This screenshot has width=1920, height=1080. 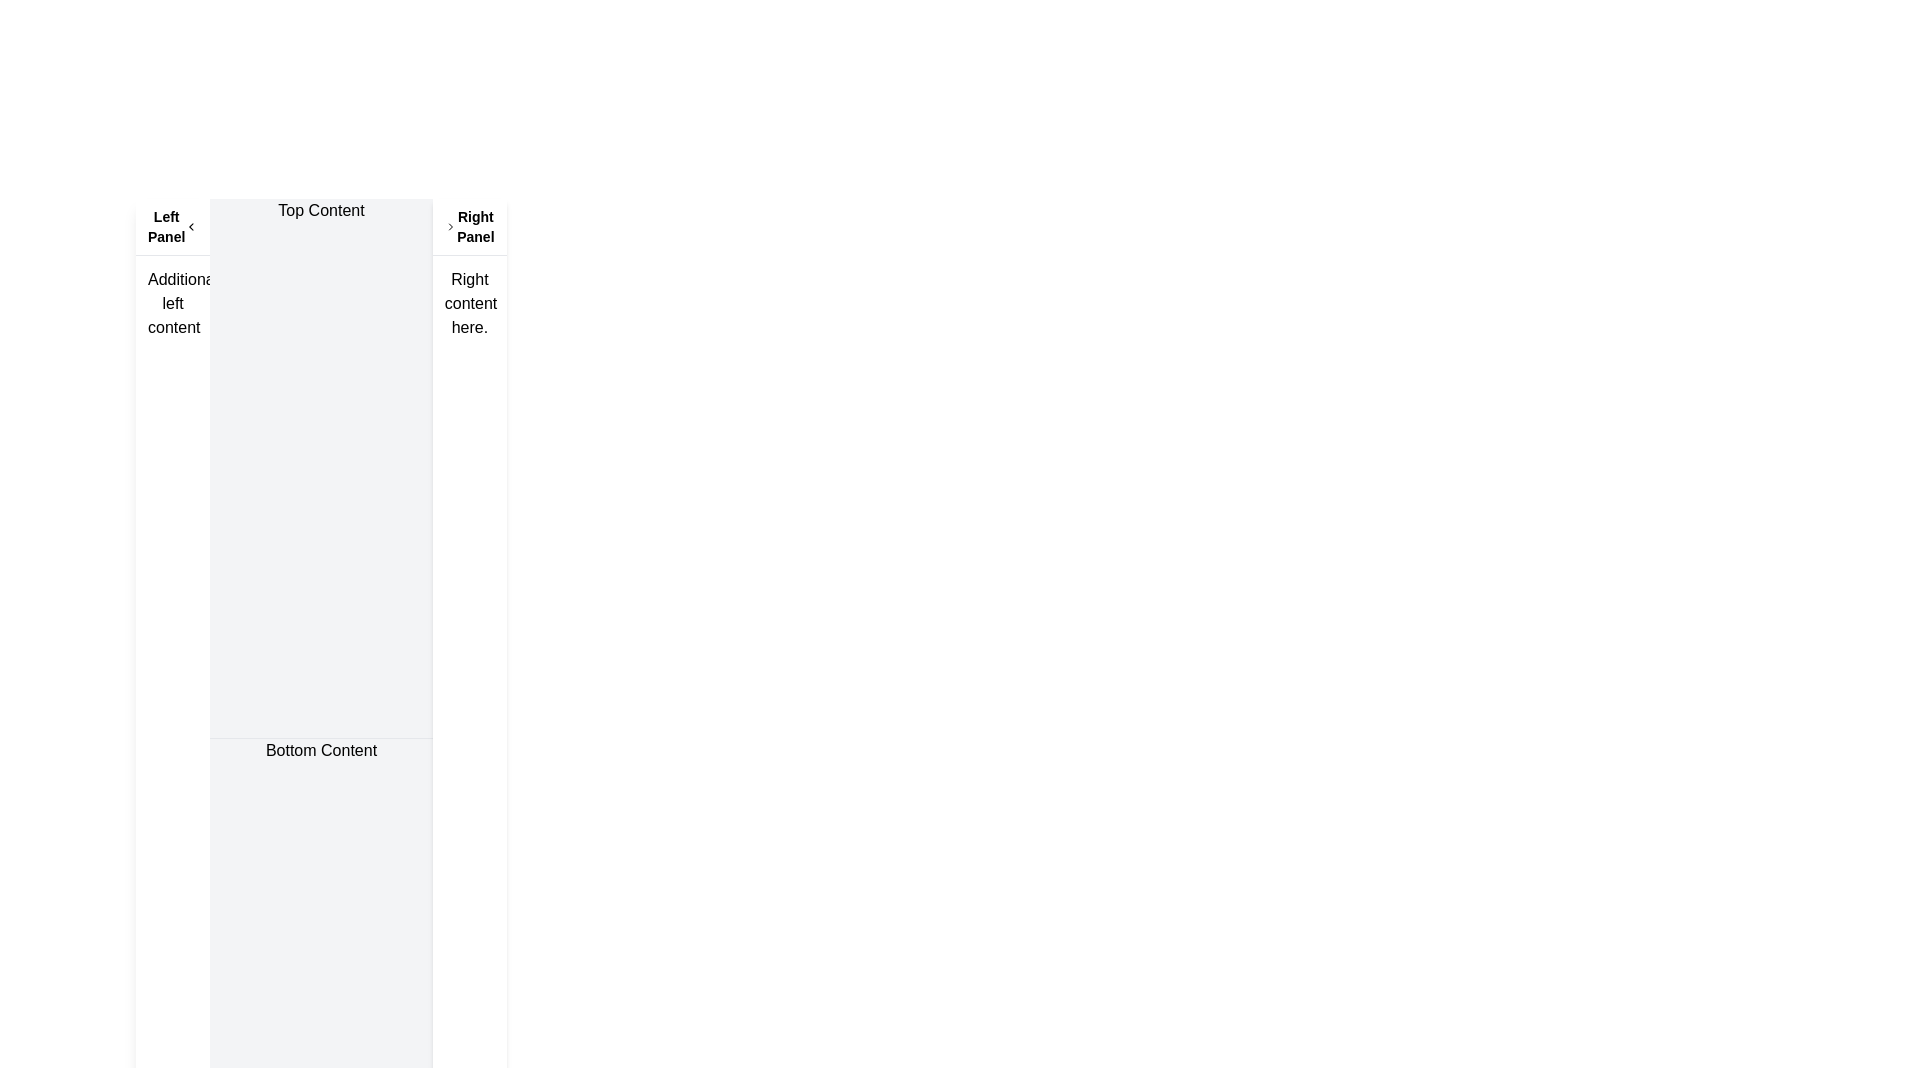 I want to click on the text block located in the 'Right Panel' below the header text 'Right Panel', so click(x=468, y=304).